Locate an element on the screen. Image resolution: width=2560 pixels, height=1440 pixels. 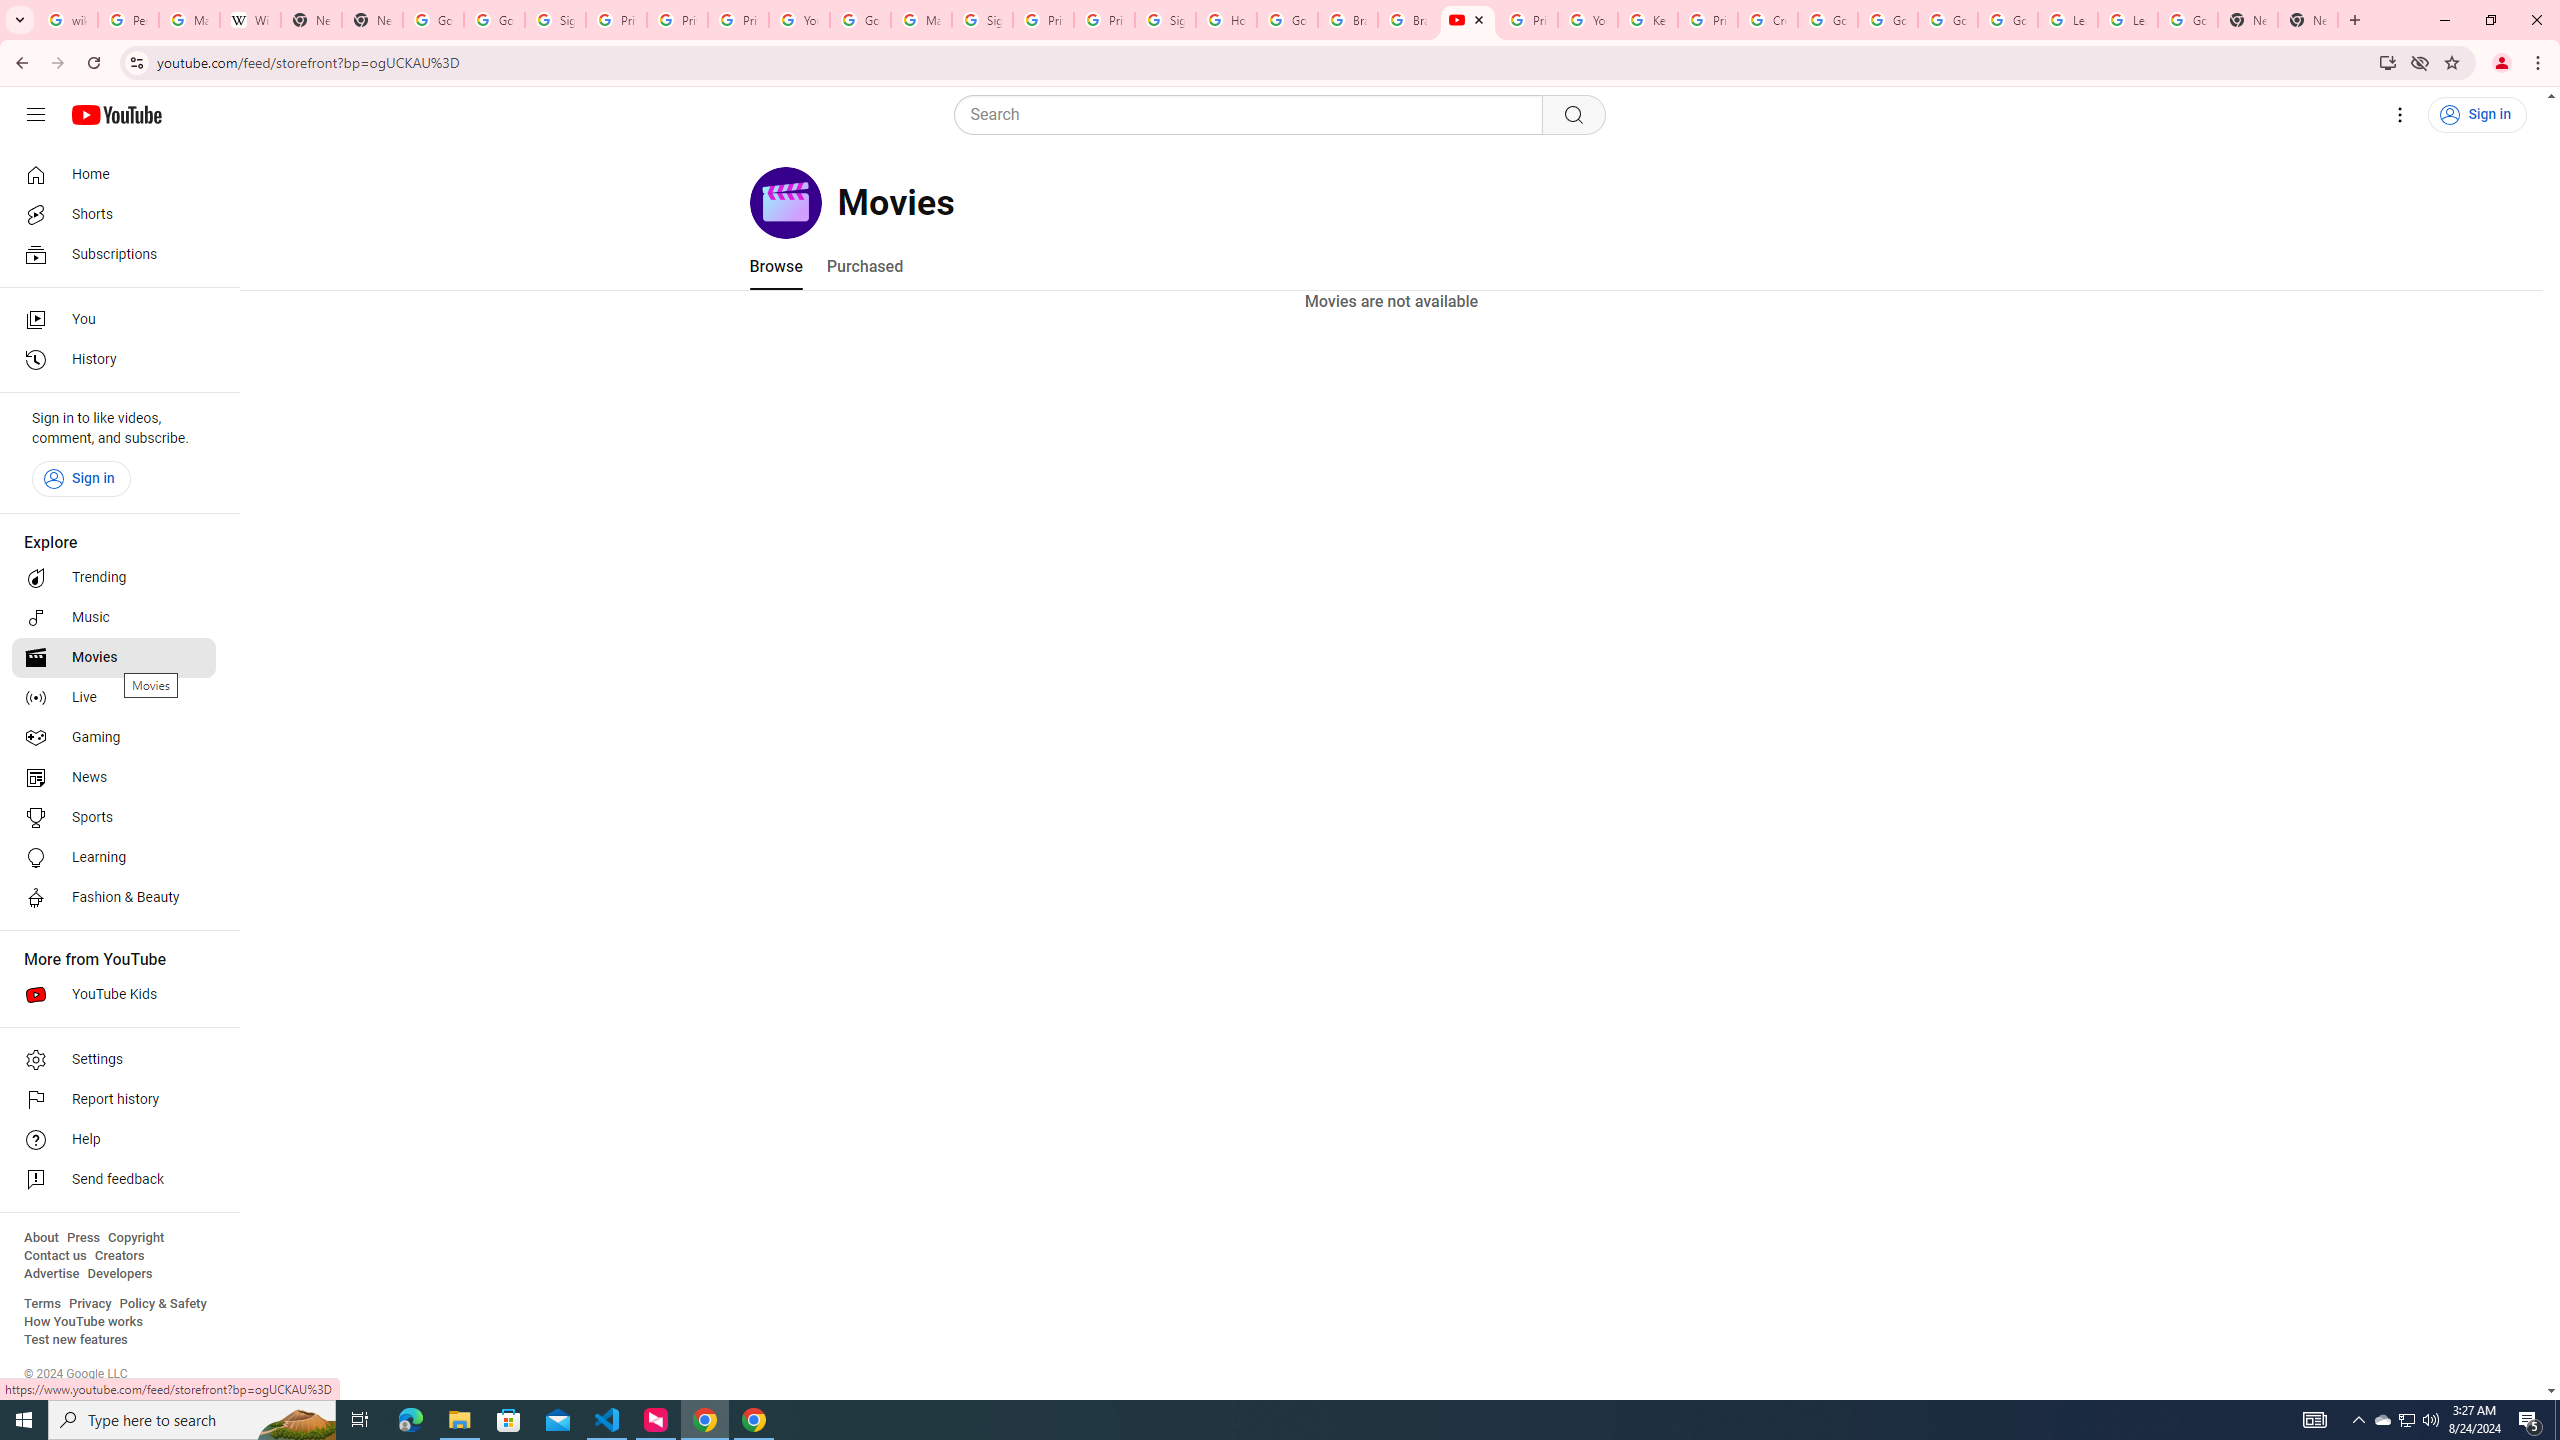
'Movies' is located at coordinates (113, 658).